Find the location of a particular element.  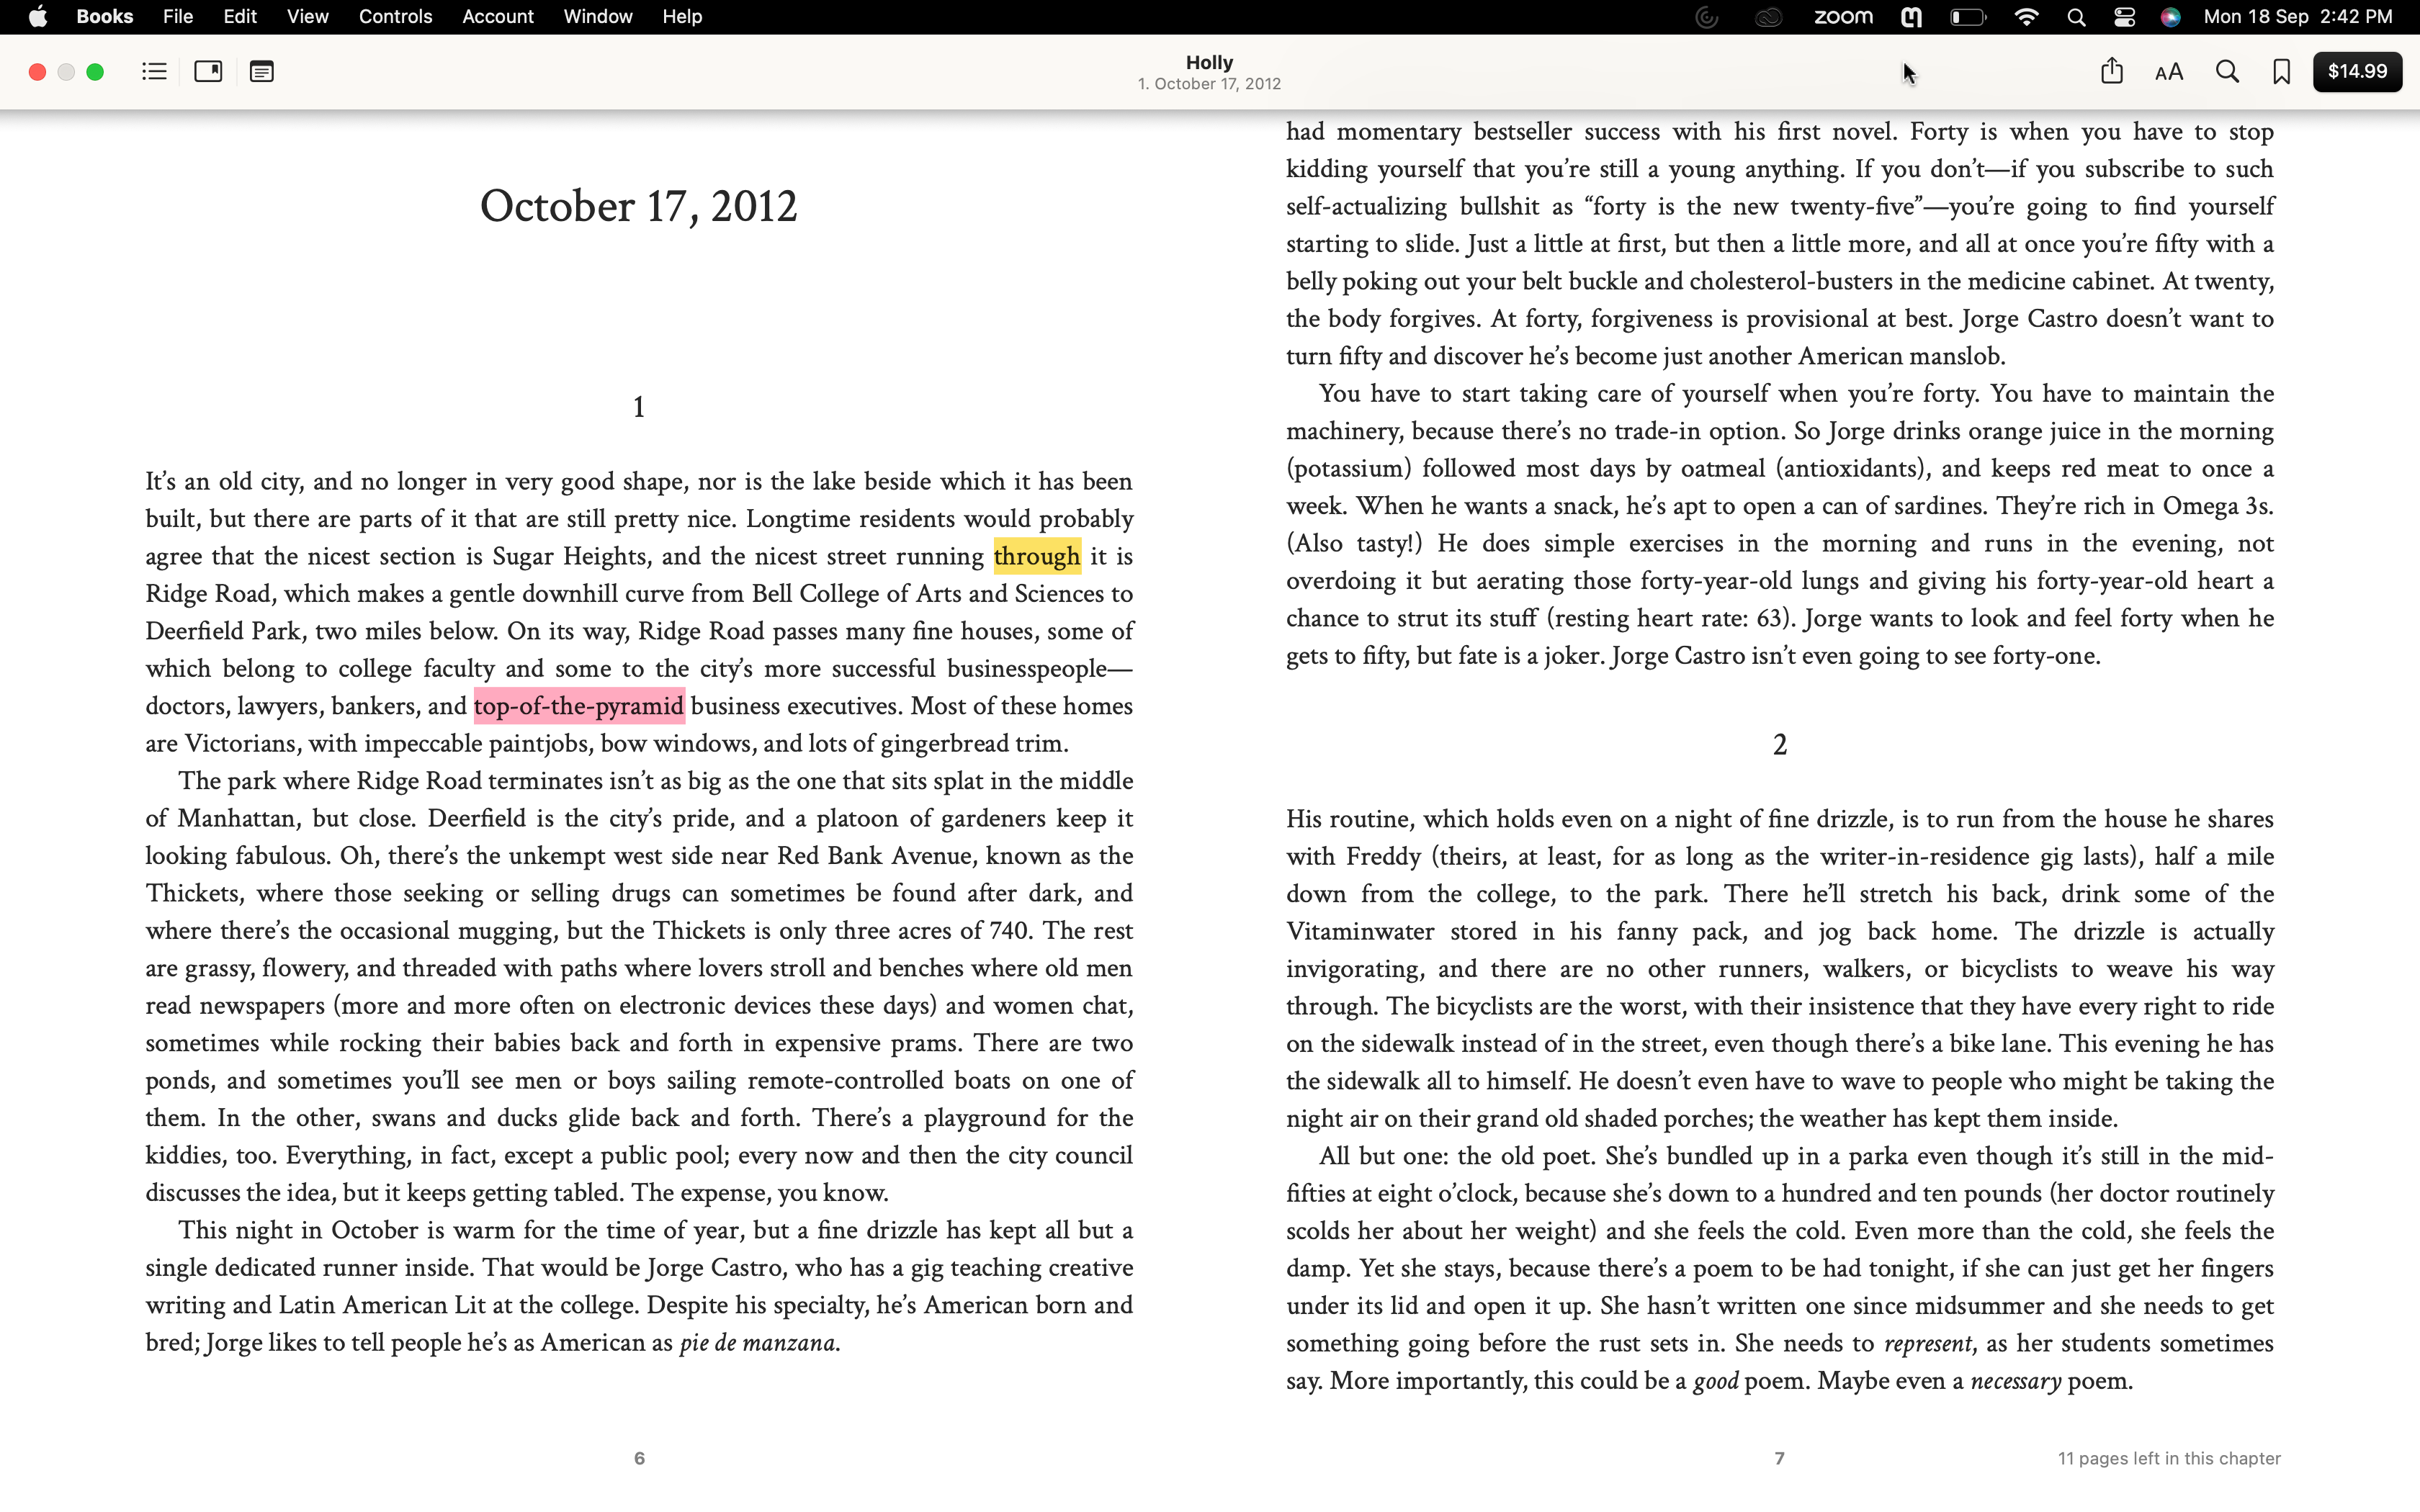

Switch the current typeface to Arial is located at coordinates (2167, 73).